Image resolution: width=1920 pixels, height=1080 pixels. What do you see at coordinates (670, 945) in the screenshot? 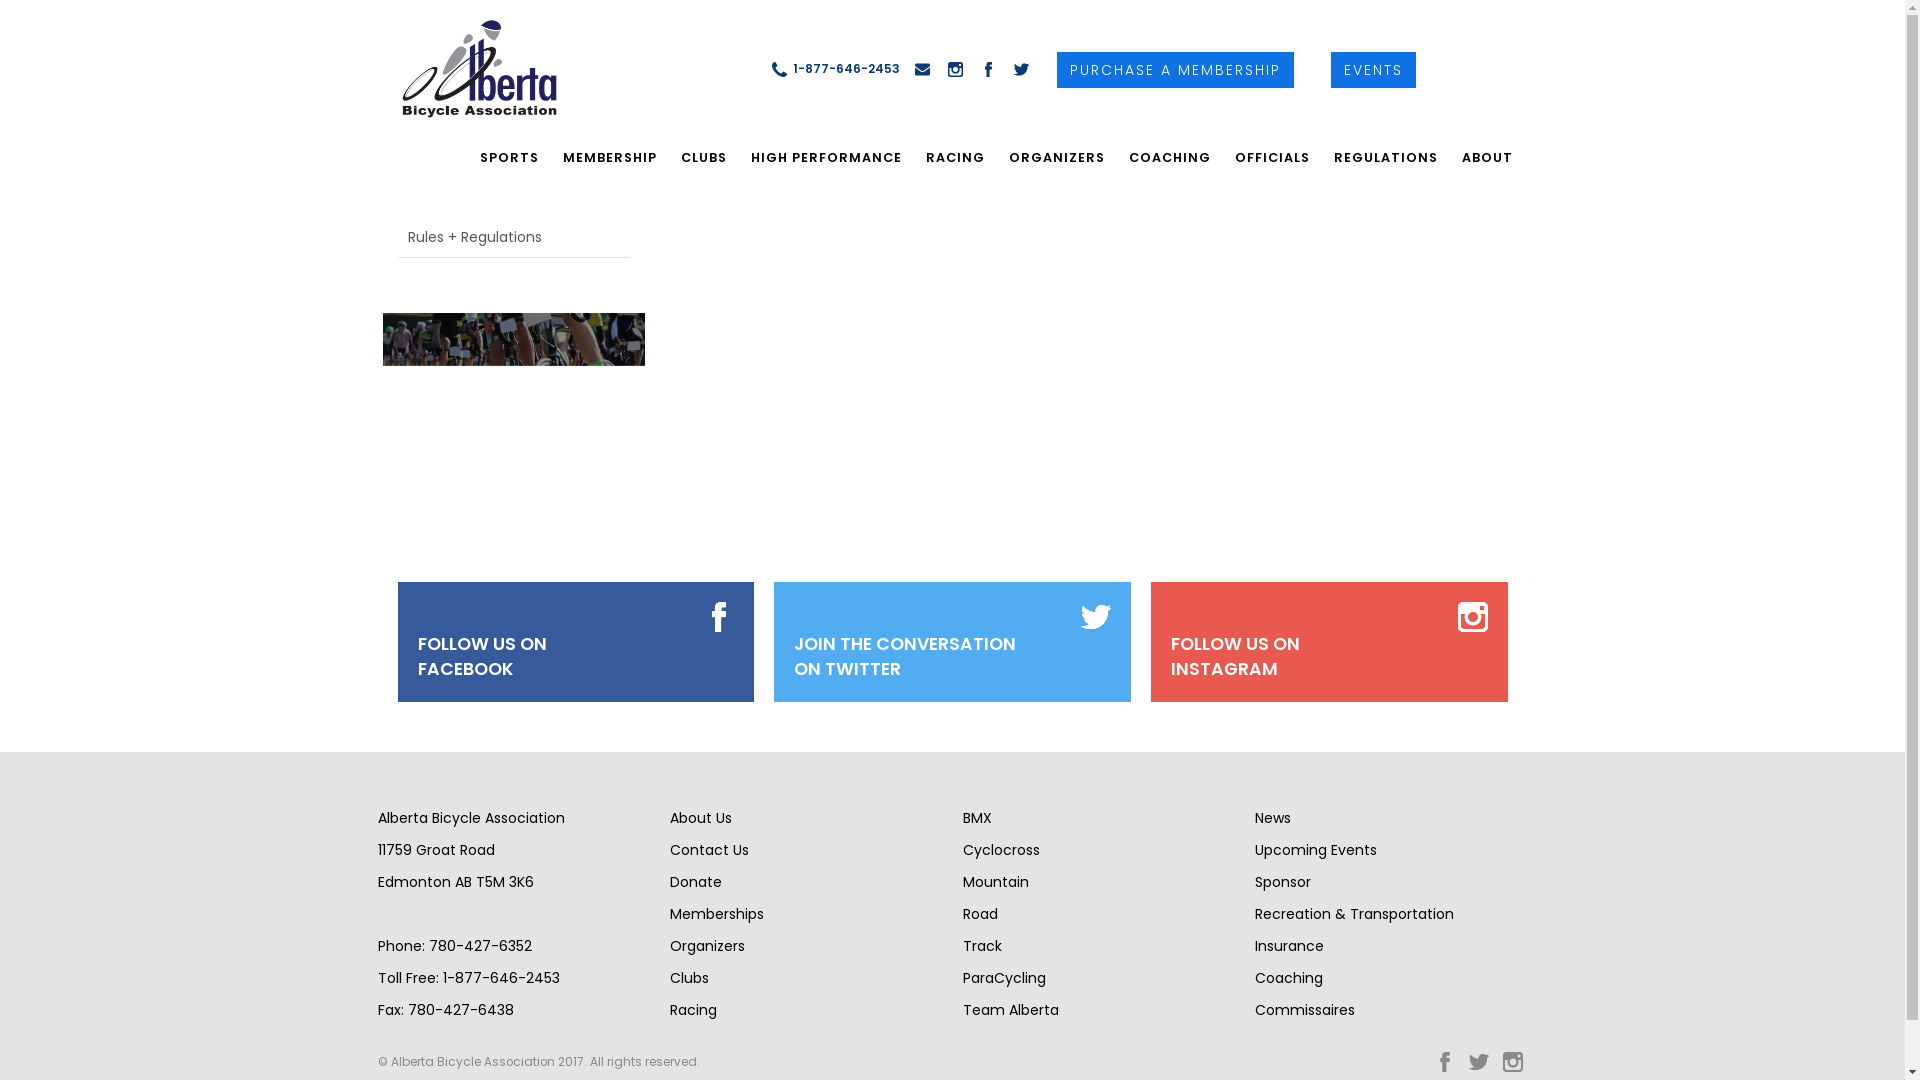
I see `'Organizers'` at bounding box center [670, 945].